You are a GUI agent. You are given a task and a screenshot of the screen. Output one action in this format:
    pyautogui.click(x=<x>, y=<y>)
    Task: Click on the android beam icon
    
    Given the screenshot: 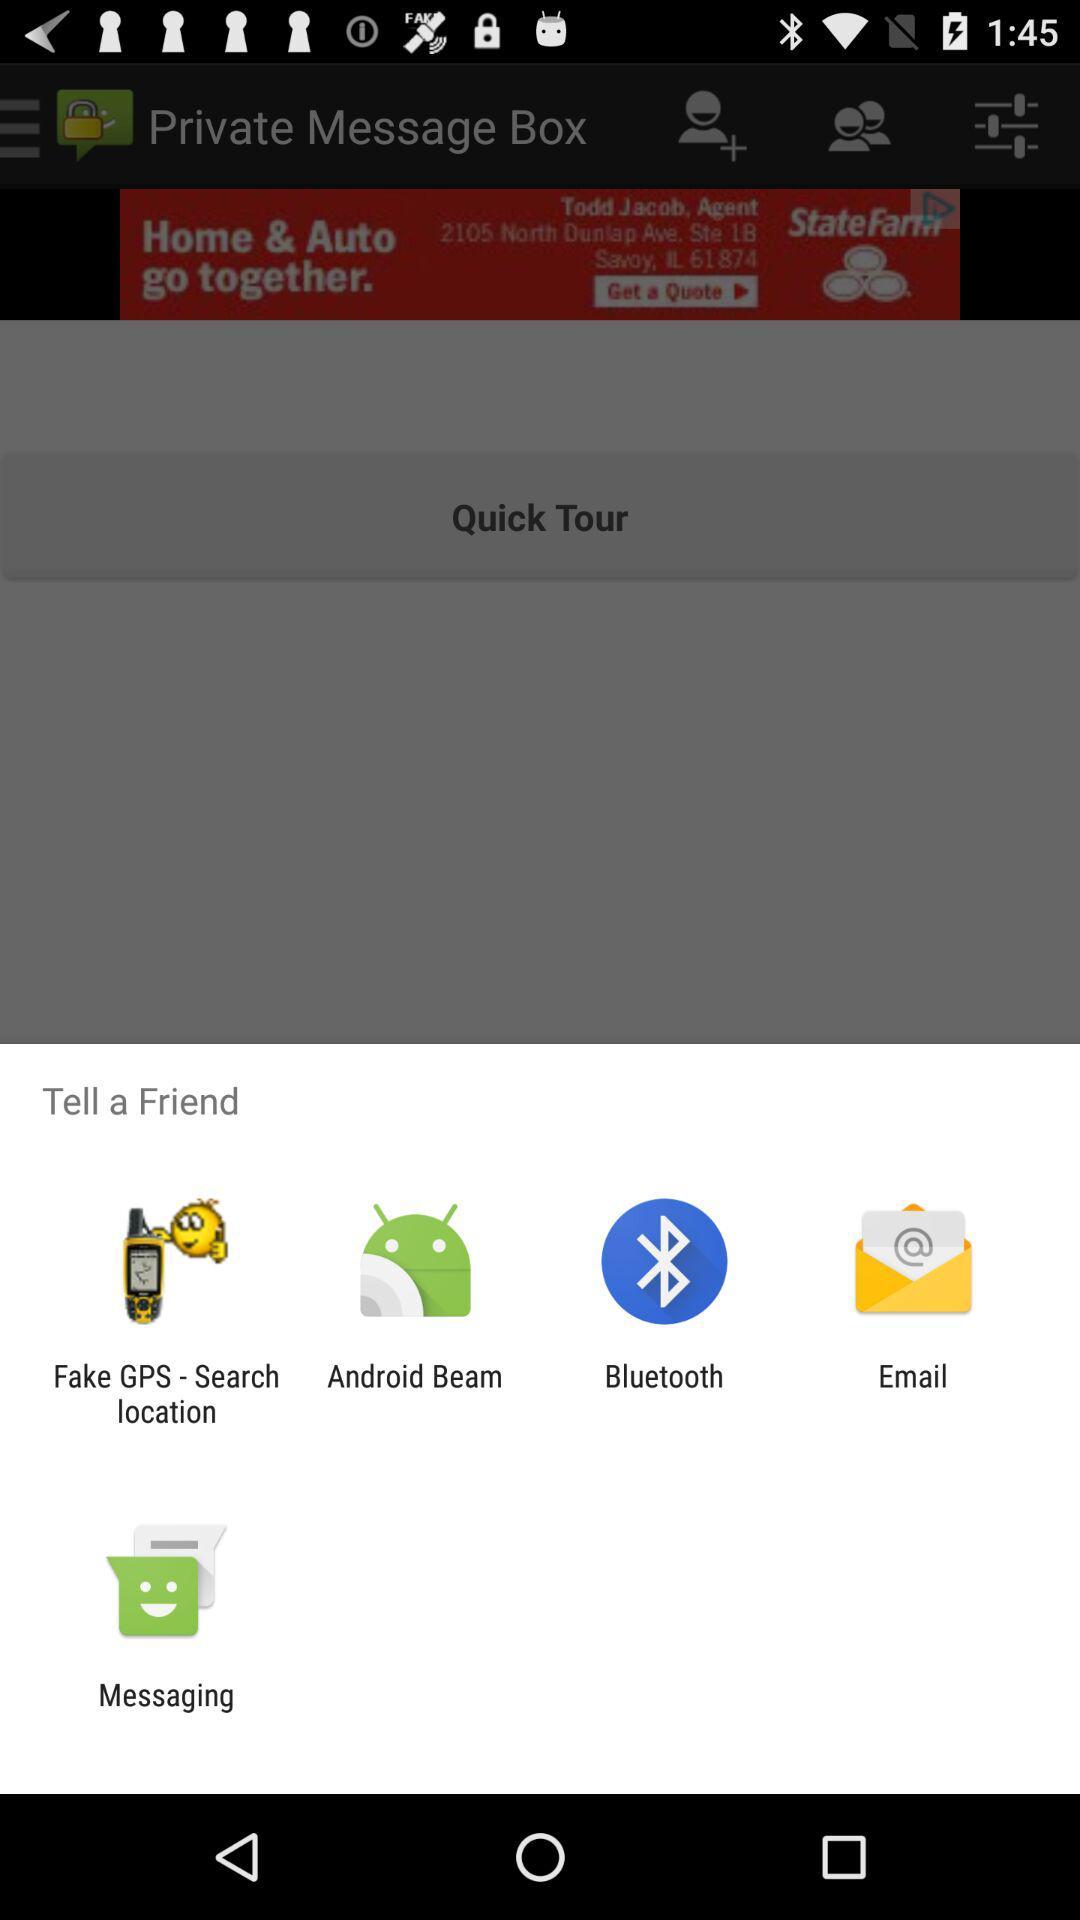 What is the action you would take?
    pyautogui.click(x=414, y=1392)
    